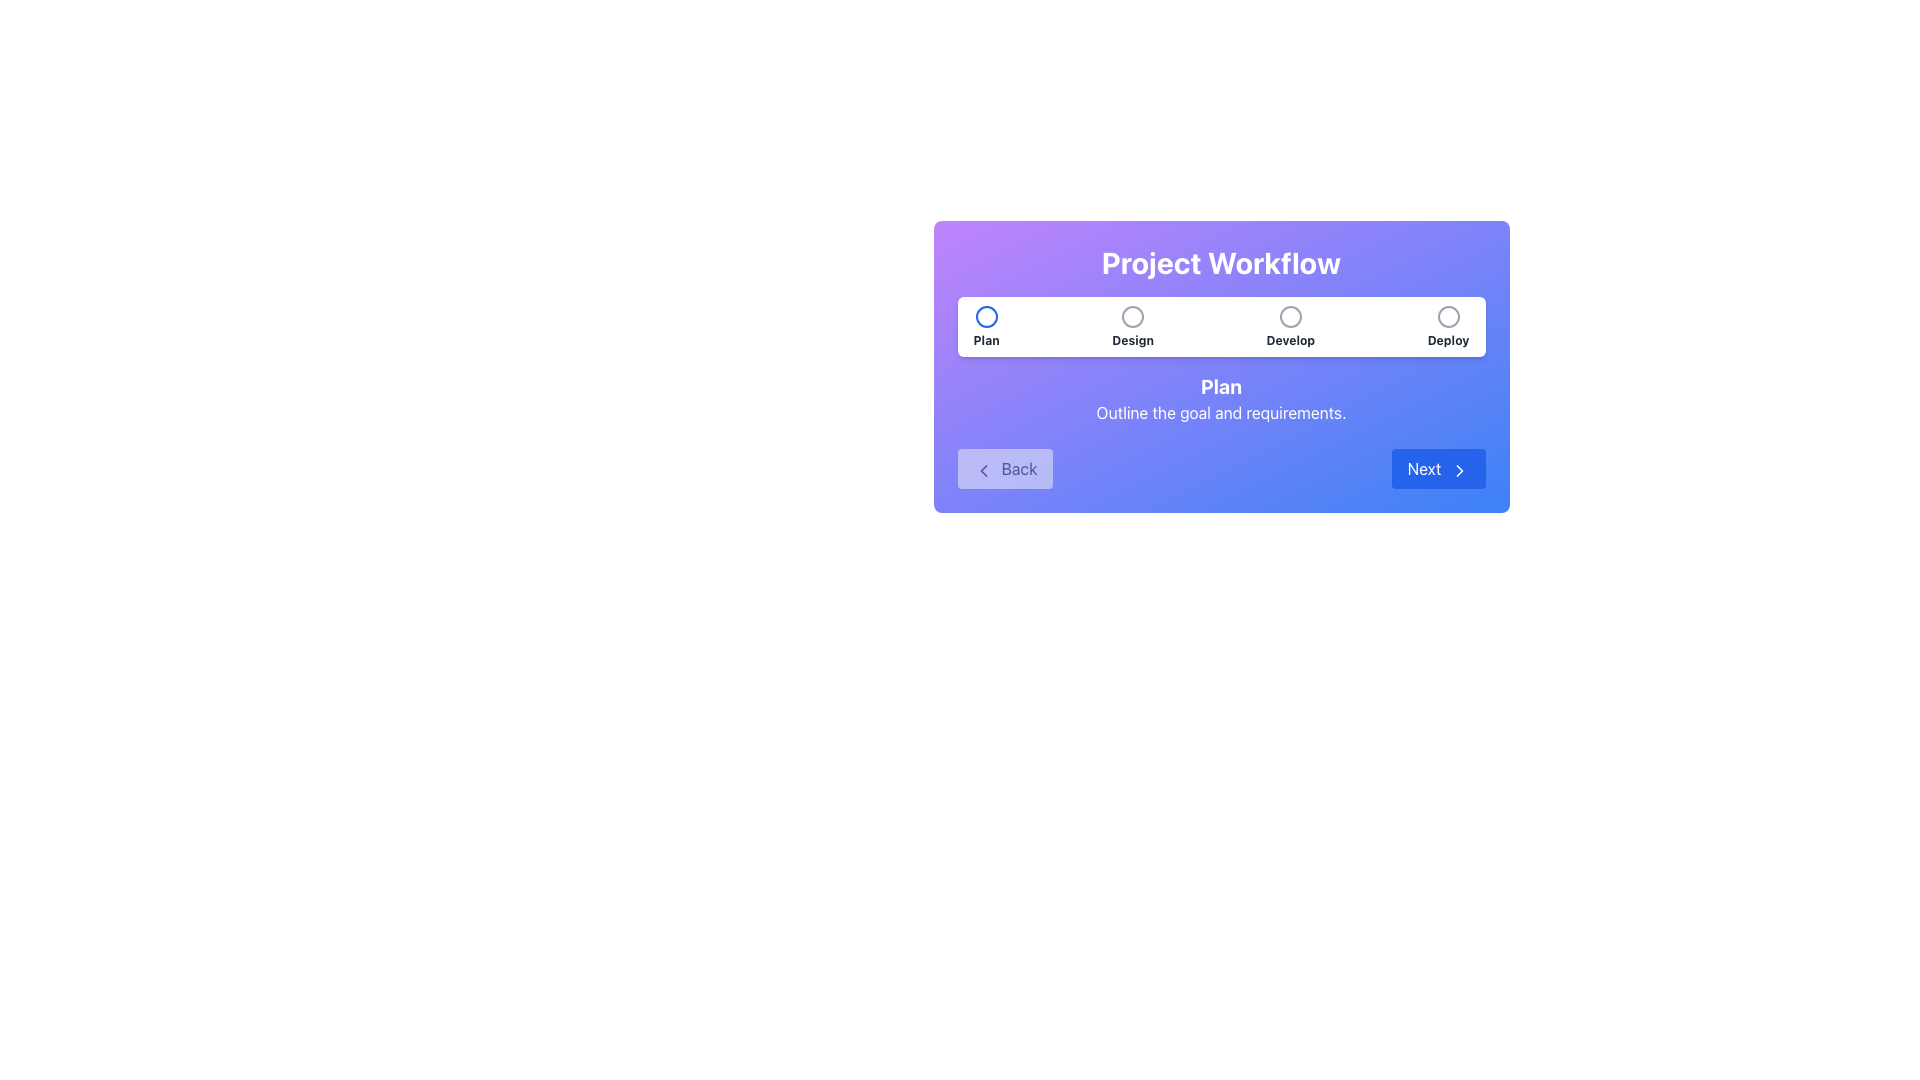  What do you see at coordinates (1133, 326) in the screenshot?
I see `the 'Design' milestone icon in the project workflow interface, which is the second item in a horizontal group of four, positioned between the 'Plan' and 'Develop' elements` at bounding box center [1133, 326].